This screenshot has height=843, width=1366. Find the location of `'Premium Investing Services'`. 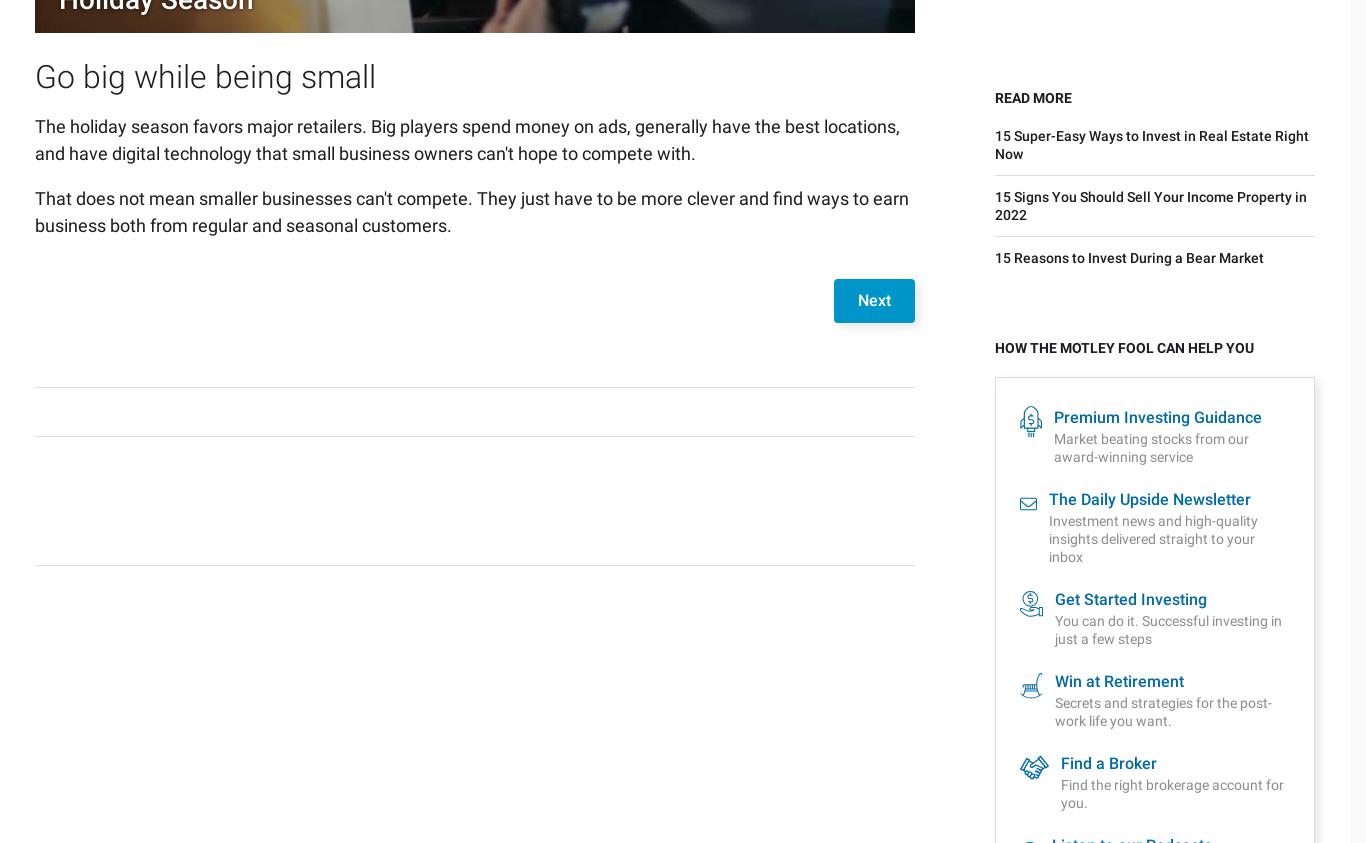

'Premium Investing Services' is located at coordinates (40, 673).